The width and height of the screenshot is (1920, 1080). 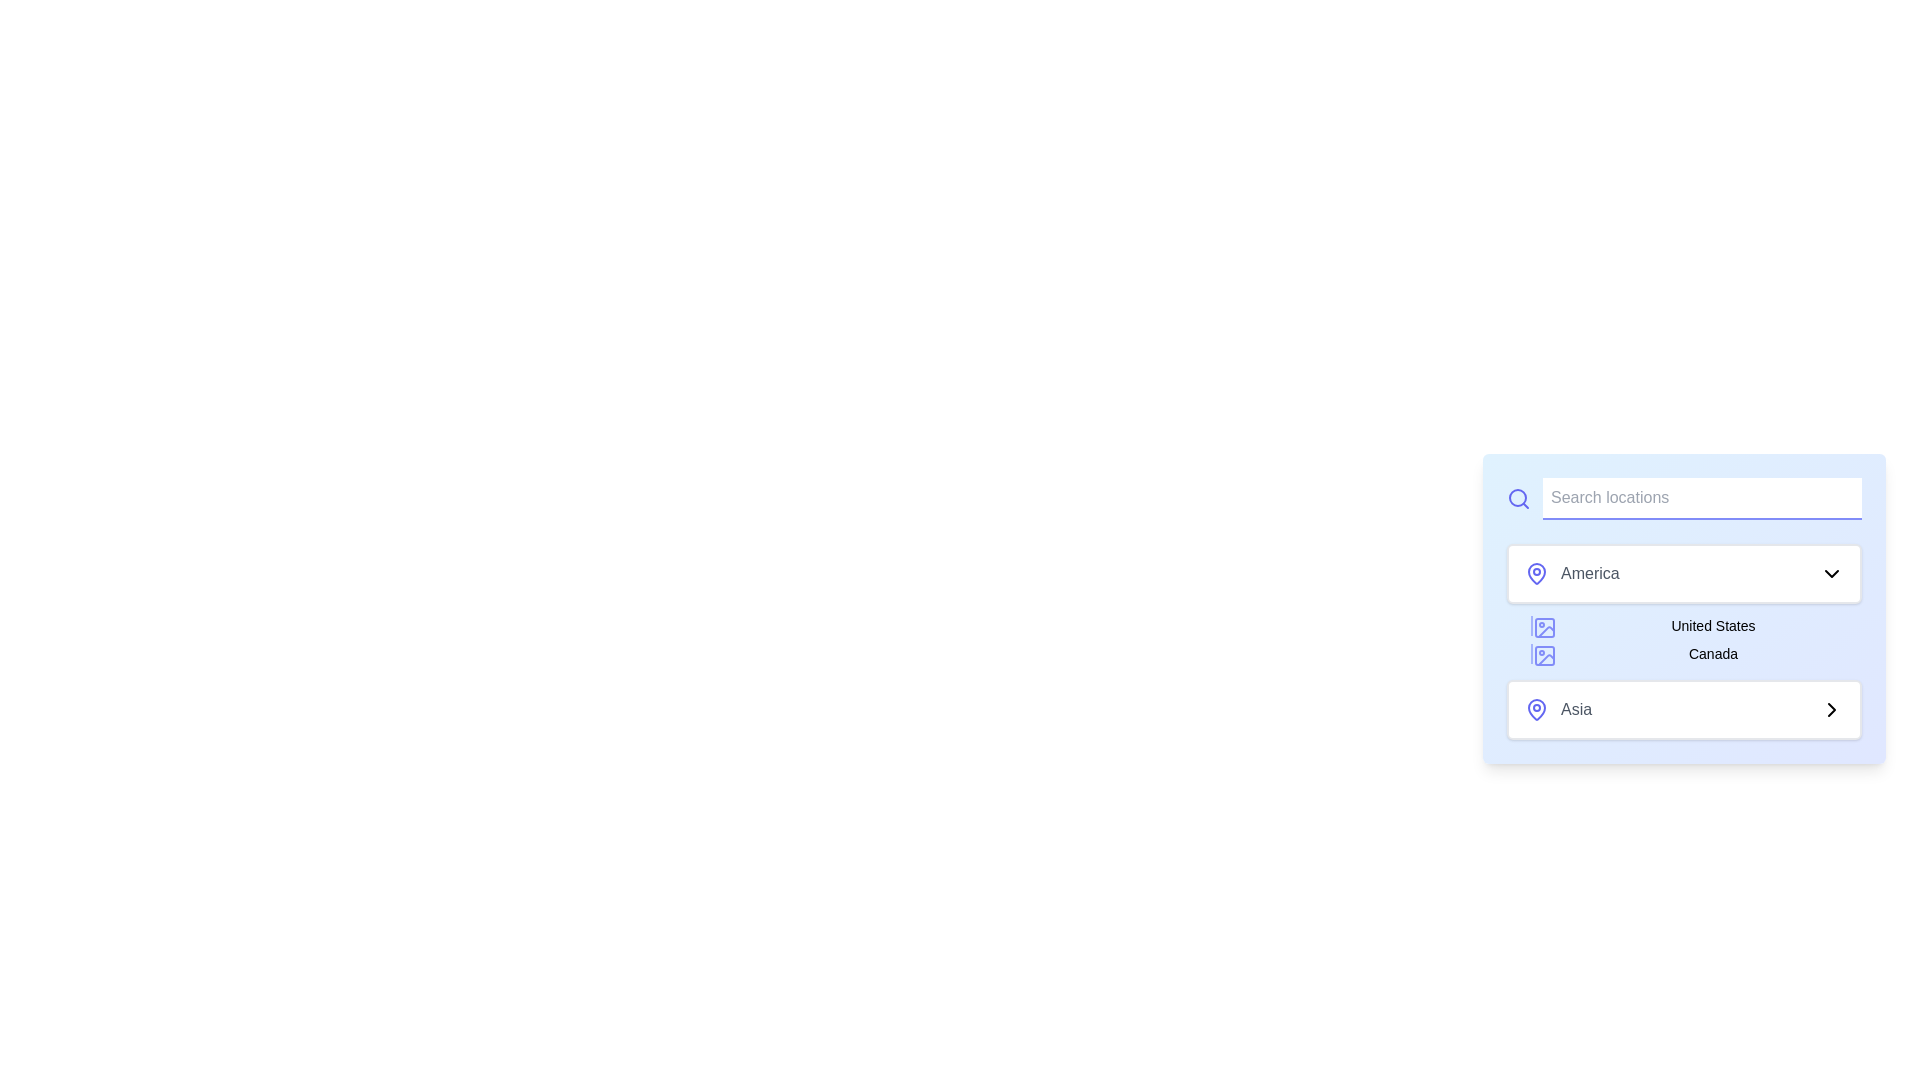 What do you see at coordinates (1517, 496) in the screenshot?
I see `the circular outline icon representing the search or magnifying glass symbol located inside the search bar, aligned to the left` at bounding box center [1517, 496].